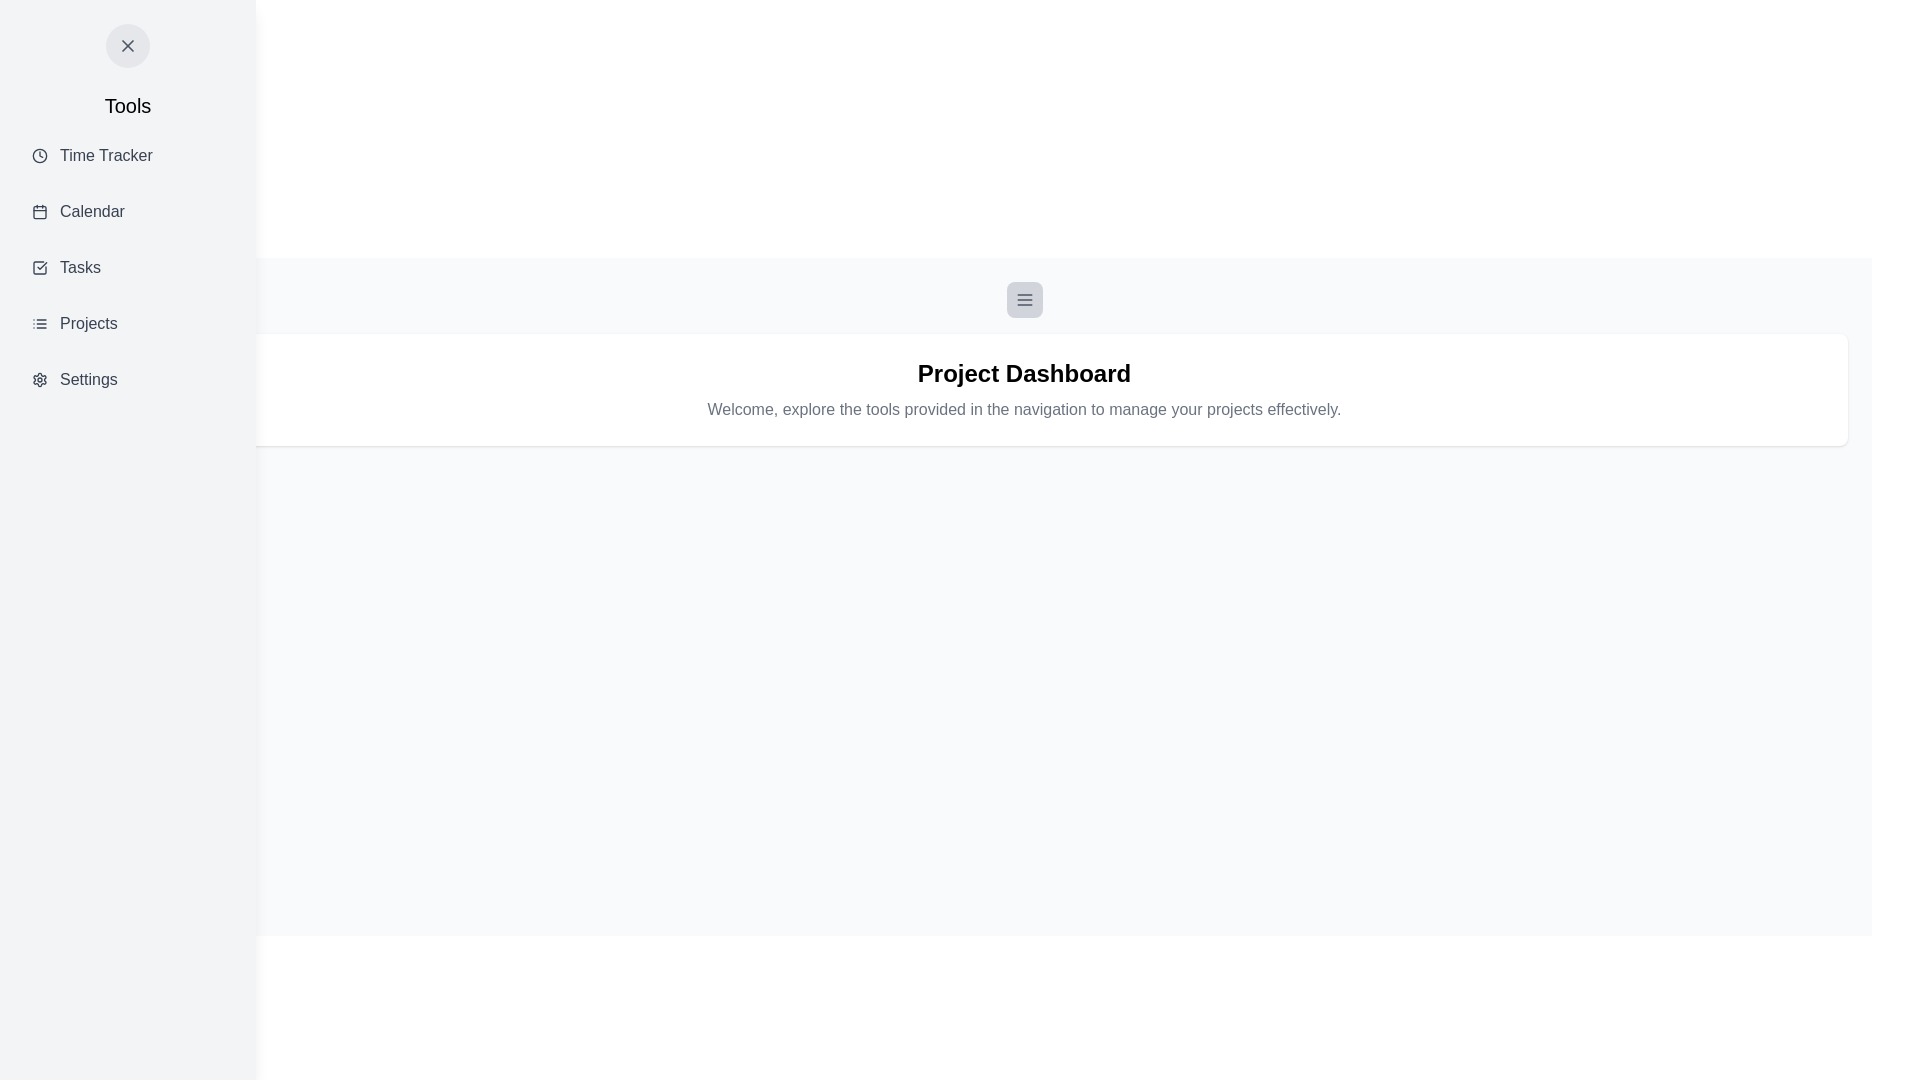  Describe the element at coordinates (1024, 300) in the screenshot. I see `the menu button located above the 'Project Dashboard' title` at that location.